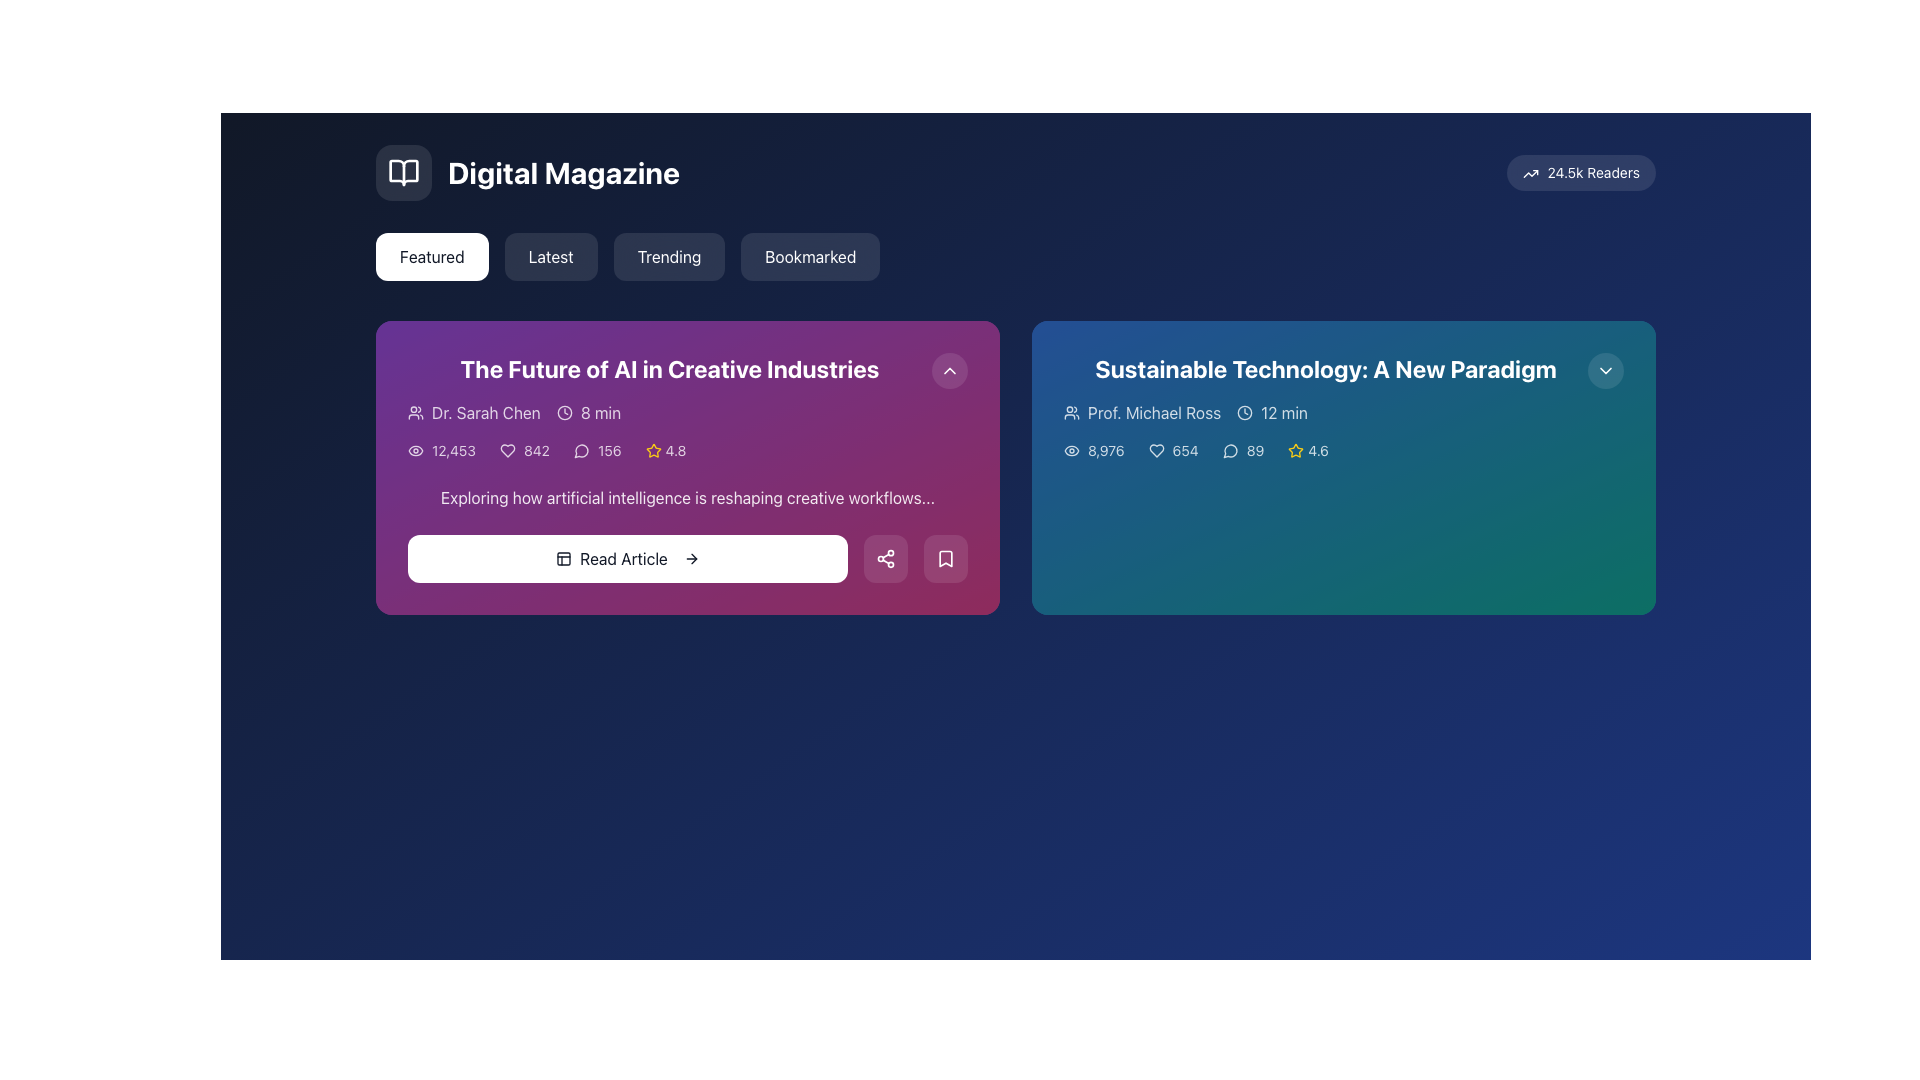 The image size is (1920, 1080). I want to click on the view count text with icon, which is the first element in a horizontal row within the card labeled 'The Future of AI in Creative Industries.', so click(440, 451).